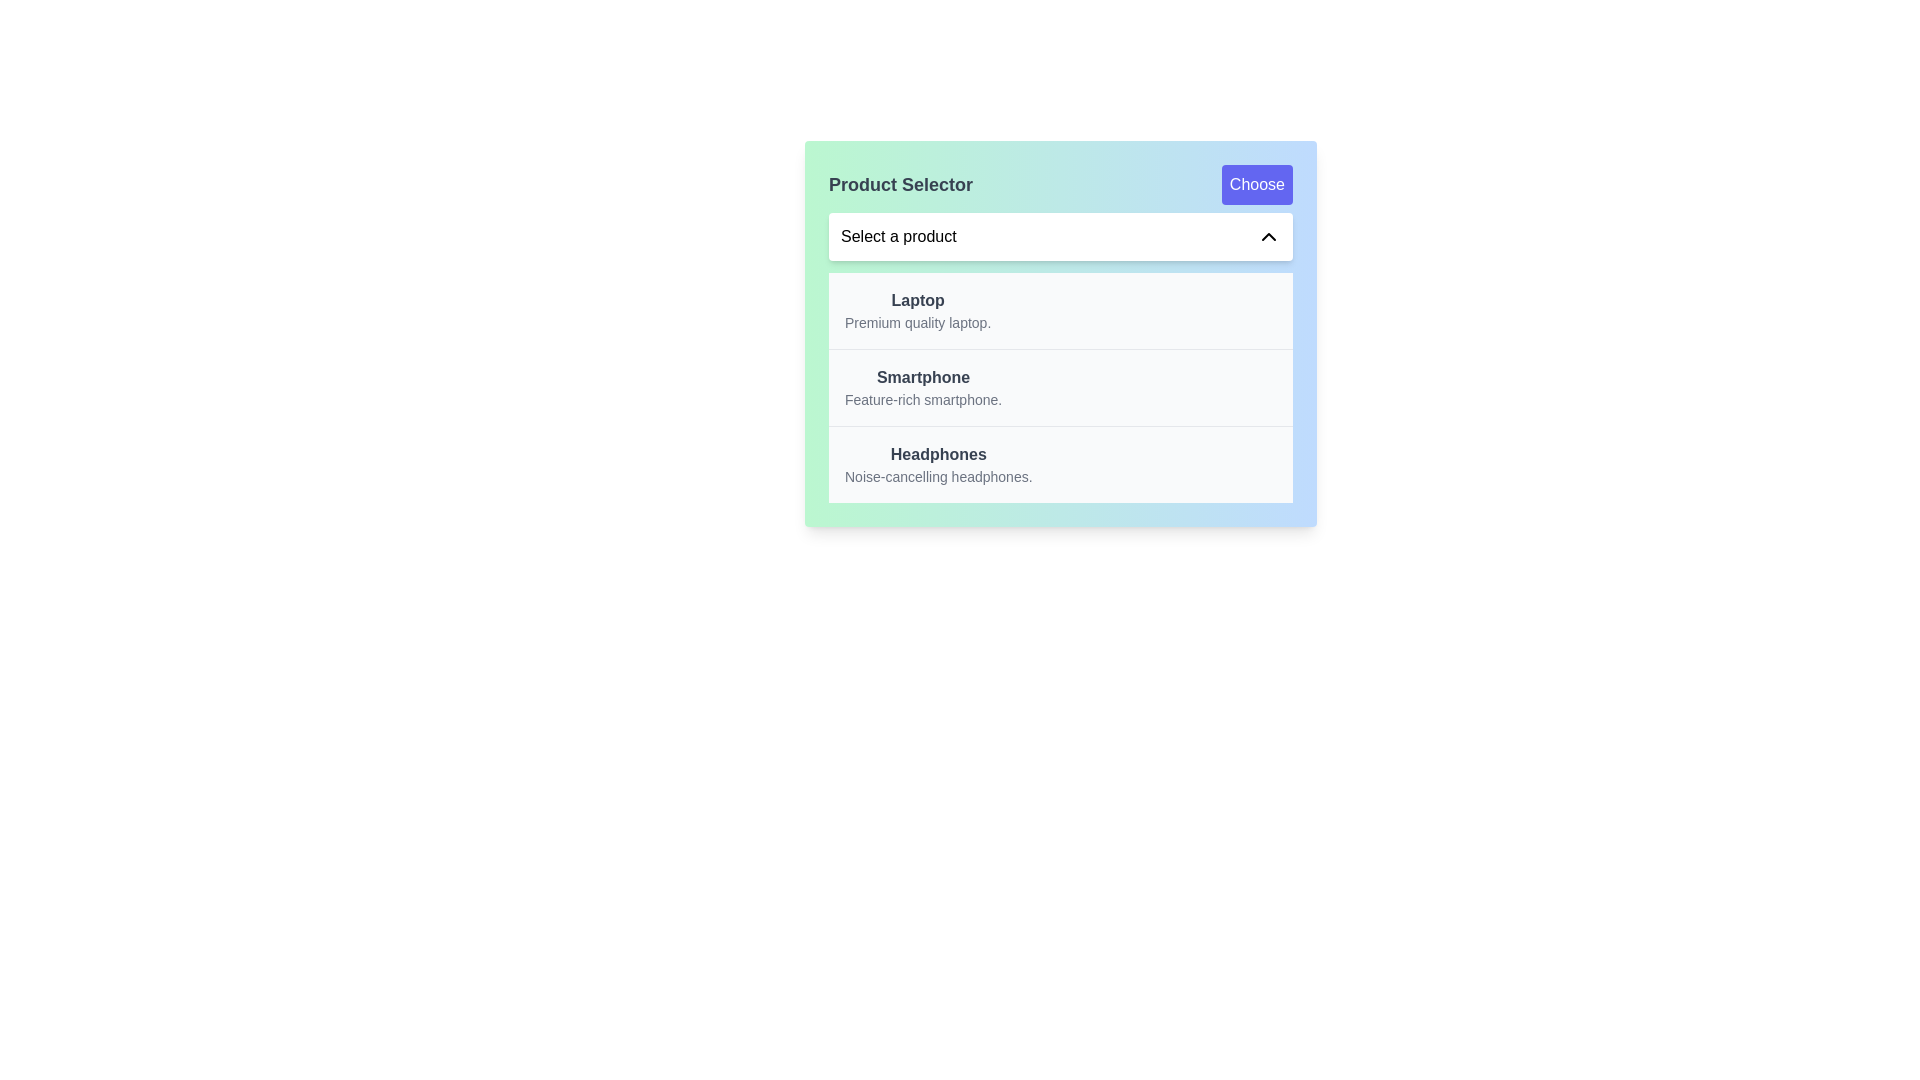 The height and width of the screenshot is (1080, 1920). Describe the element at coordinates (922, 378) in the screenshot. I see `the bold title of the middle product option in the list, which is located between the 'Laptop' and 'Headphones' options` at that location.